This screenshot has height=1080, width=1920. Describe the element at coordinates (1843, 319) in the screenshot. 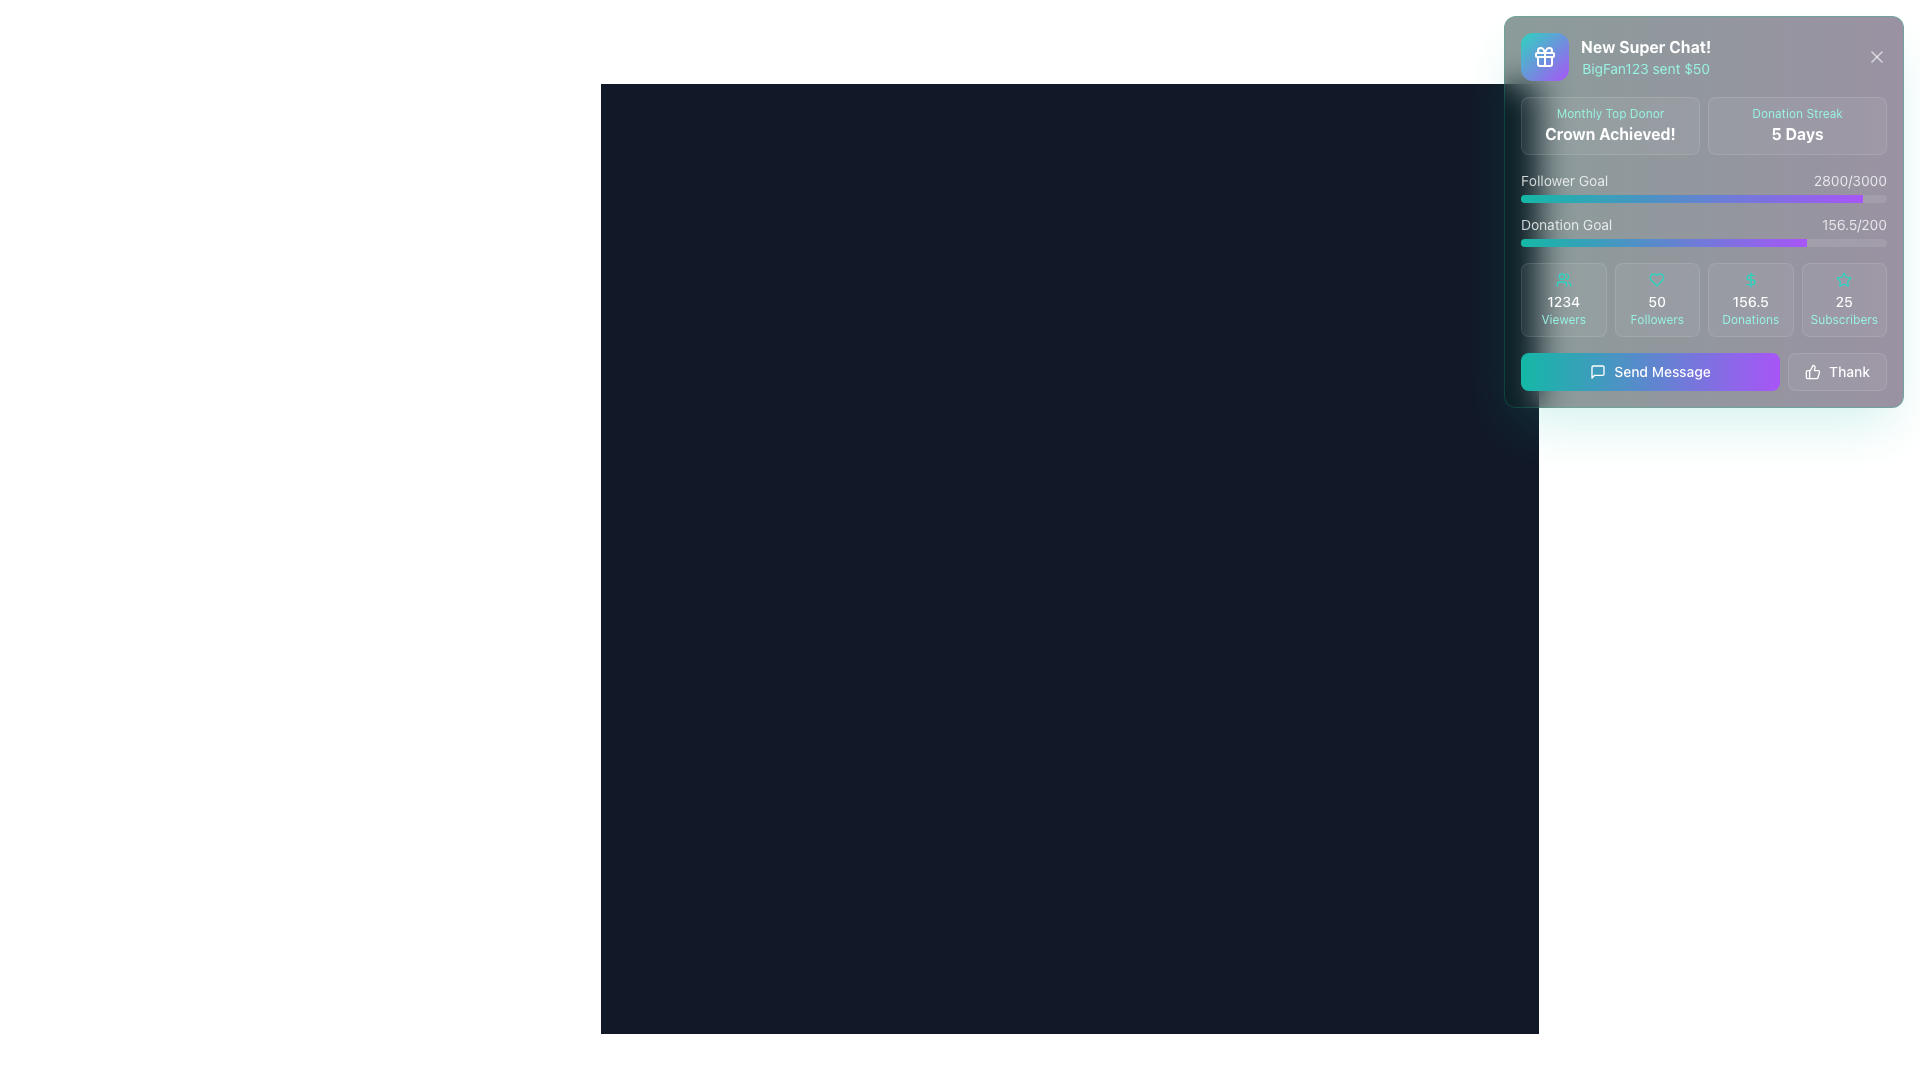

I see `the text label displaying 'subscribers' in teal color, located below the number '25' within a translucent white card` at that location.